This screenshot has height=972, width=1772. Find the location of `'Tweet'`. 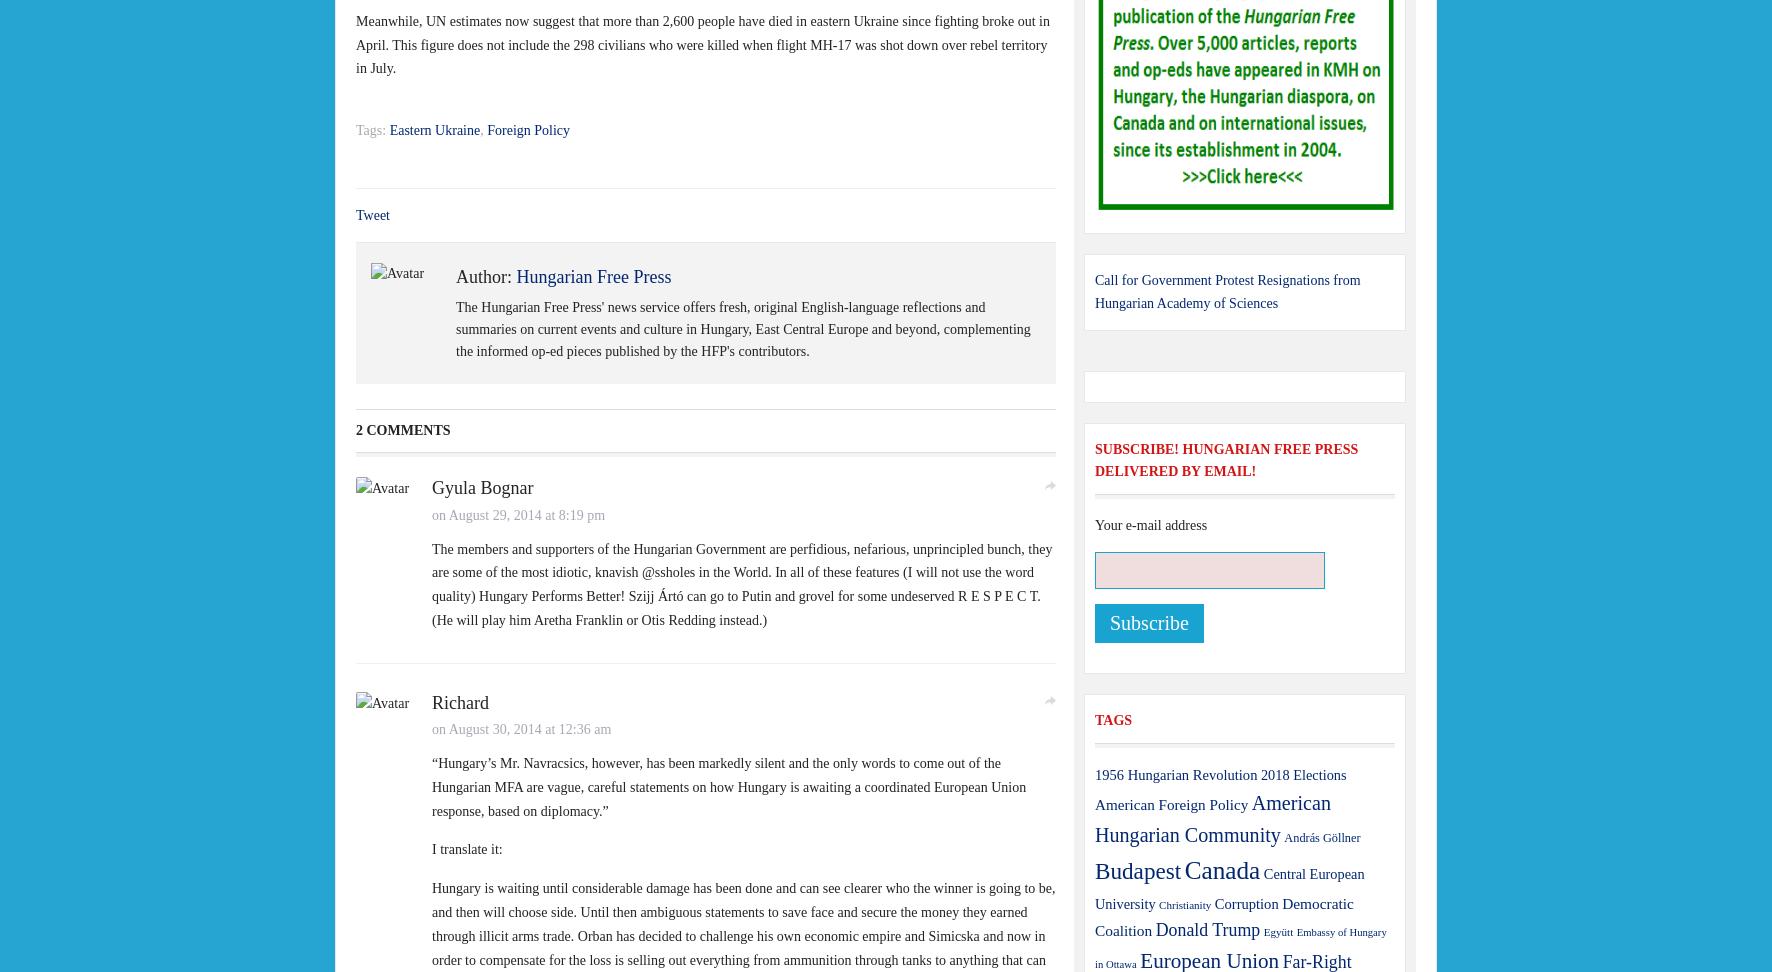

'Tweet' is located at coordinates (373, 213).